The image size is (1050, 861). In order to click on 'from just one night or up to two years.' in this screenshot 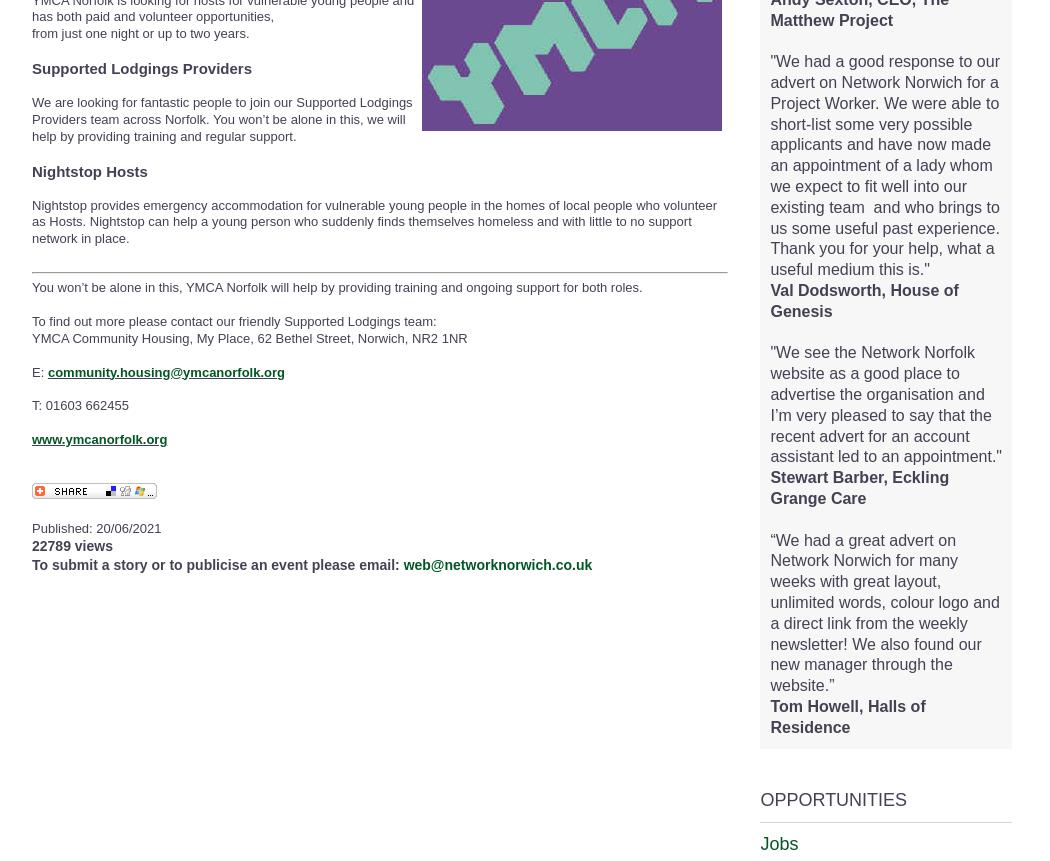, I will do `click(139, 33)`.